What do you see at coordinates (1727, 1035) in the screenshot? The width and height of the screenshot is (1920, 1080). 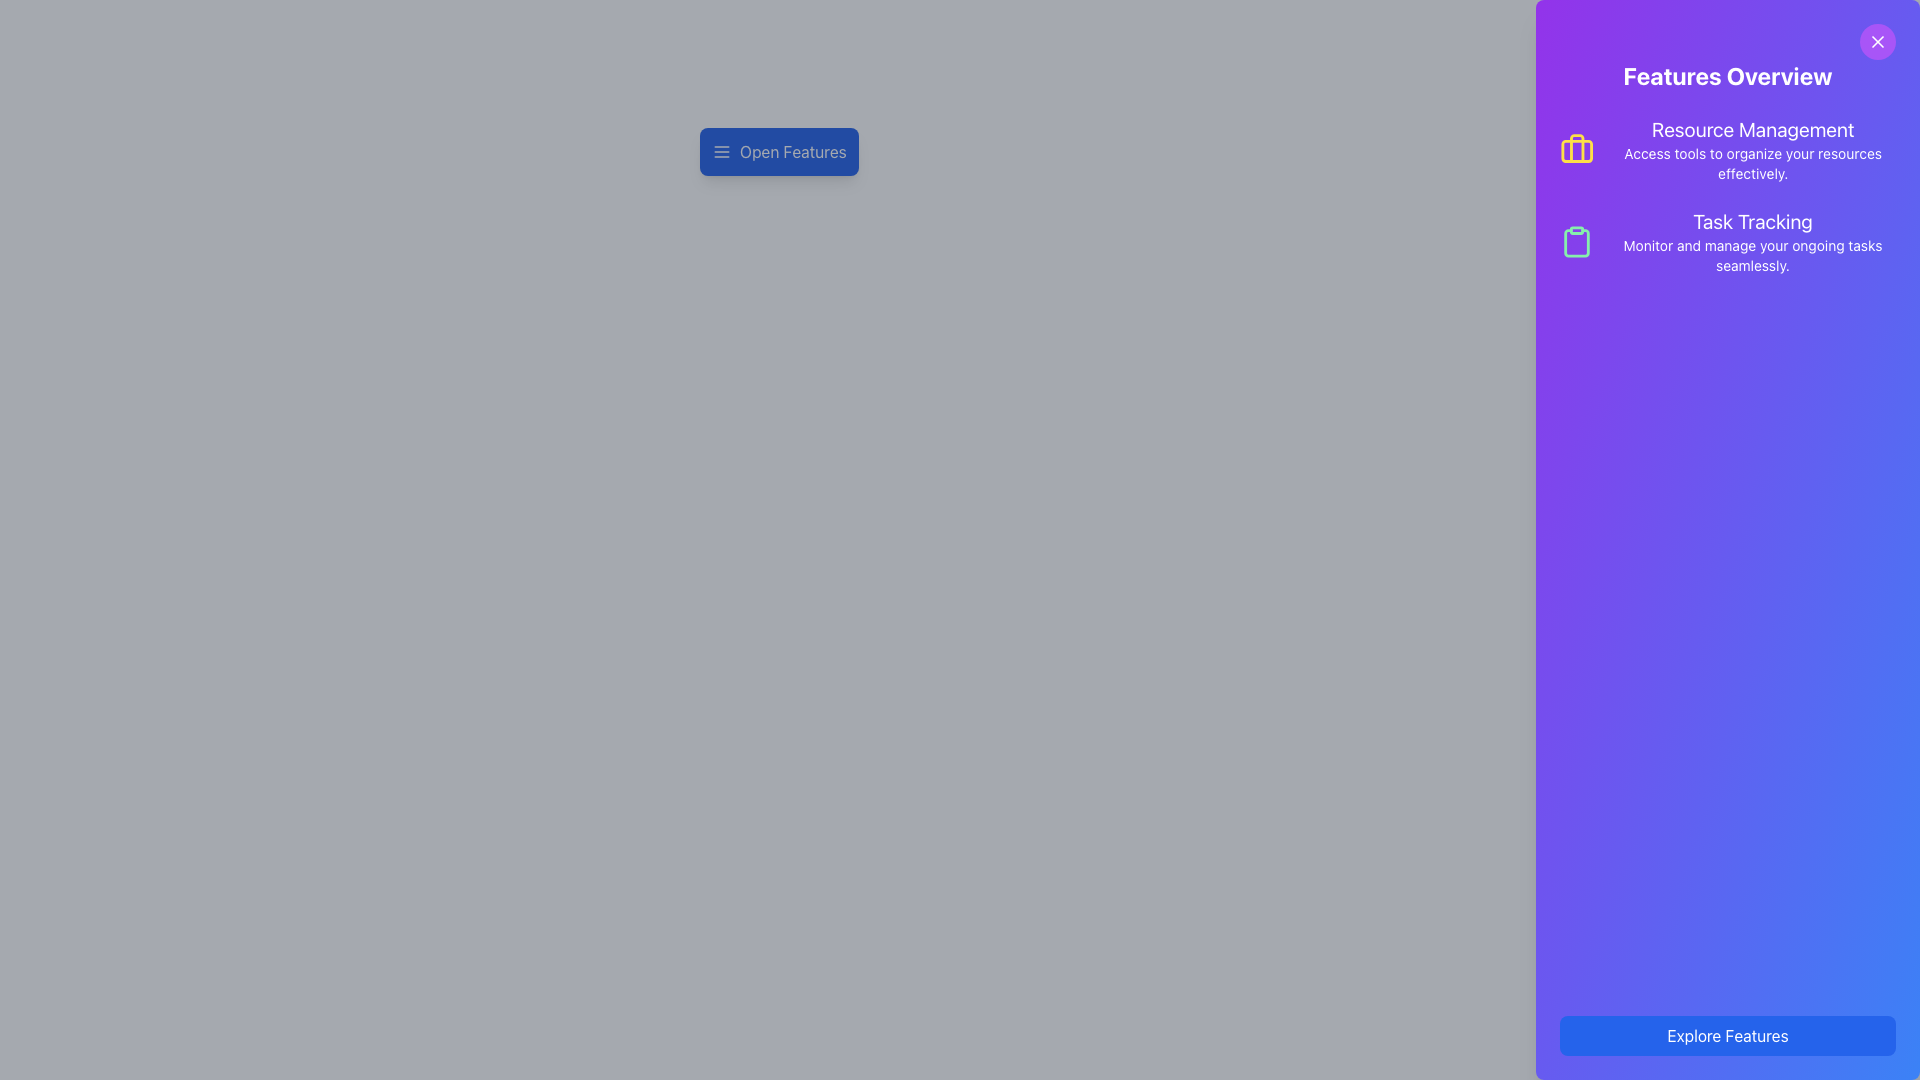 I see `the blue rectangular button with rounded corners labeled 'Explore Features'` at bounding box center [1727, 1035].